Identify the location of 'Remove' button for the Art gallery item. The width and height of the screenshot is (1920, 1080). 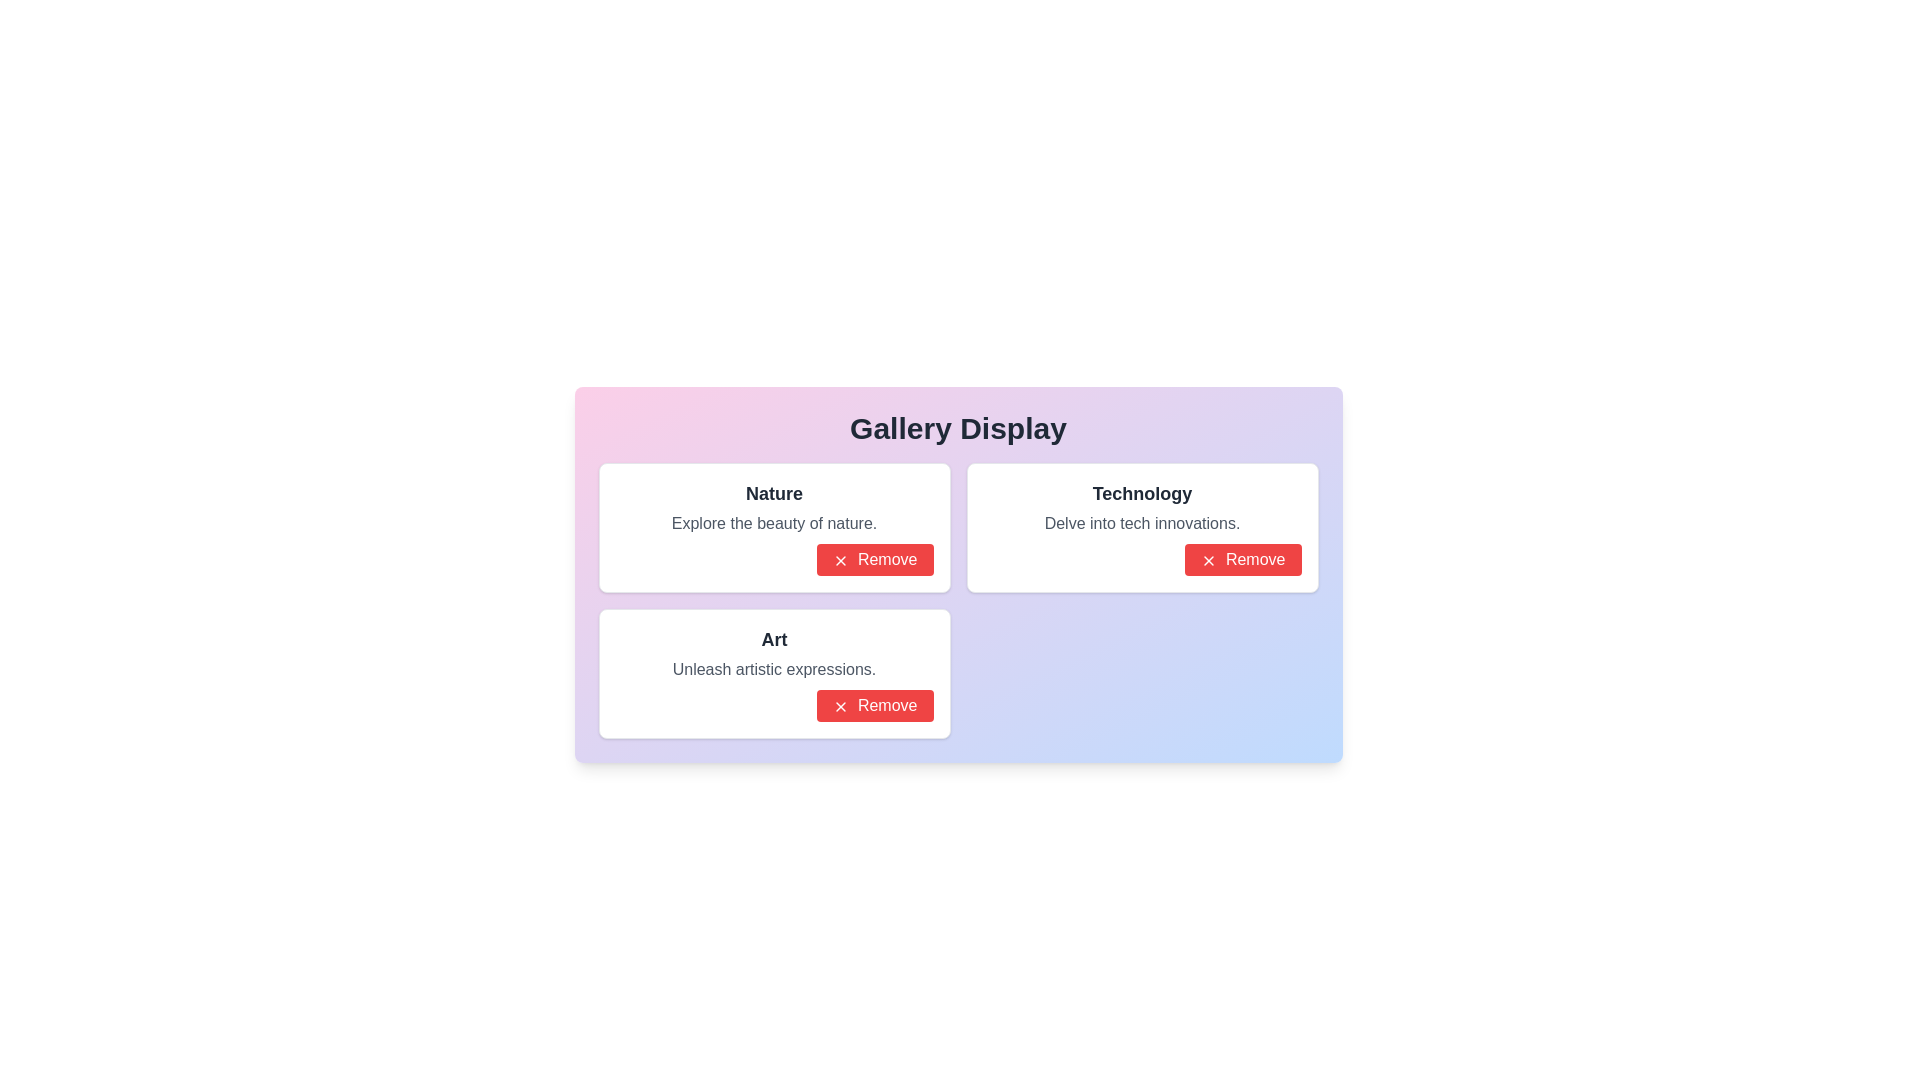
(875, 704).